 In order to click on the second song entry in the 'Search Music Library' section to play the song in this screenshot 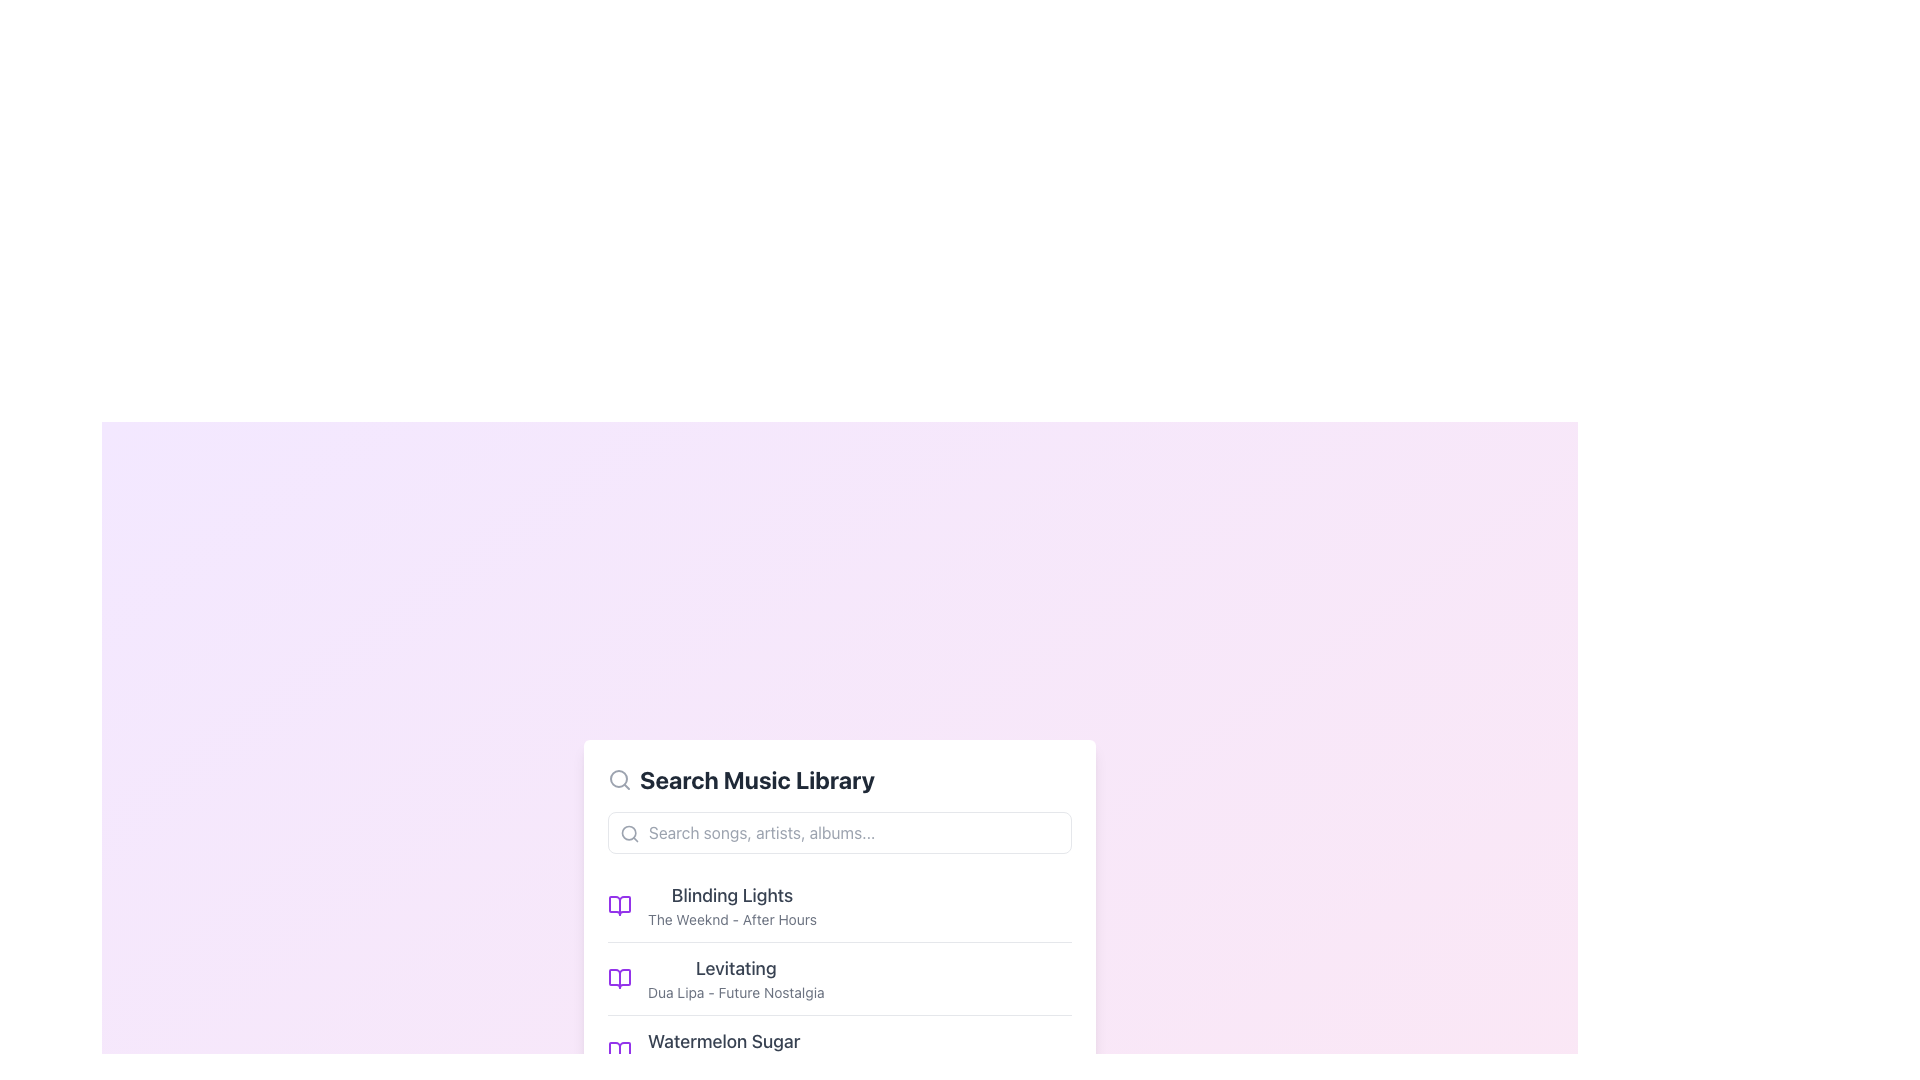, I will do `click(735, 977)`.